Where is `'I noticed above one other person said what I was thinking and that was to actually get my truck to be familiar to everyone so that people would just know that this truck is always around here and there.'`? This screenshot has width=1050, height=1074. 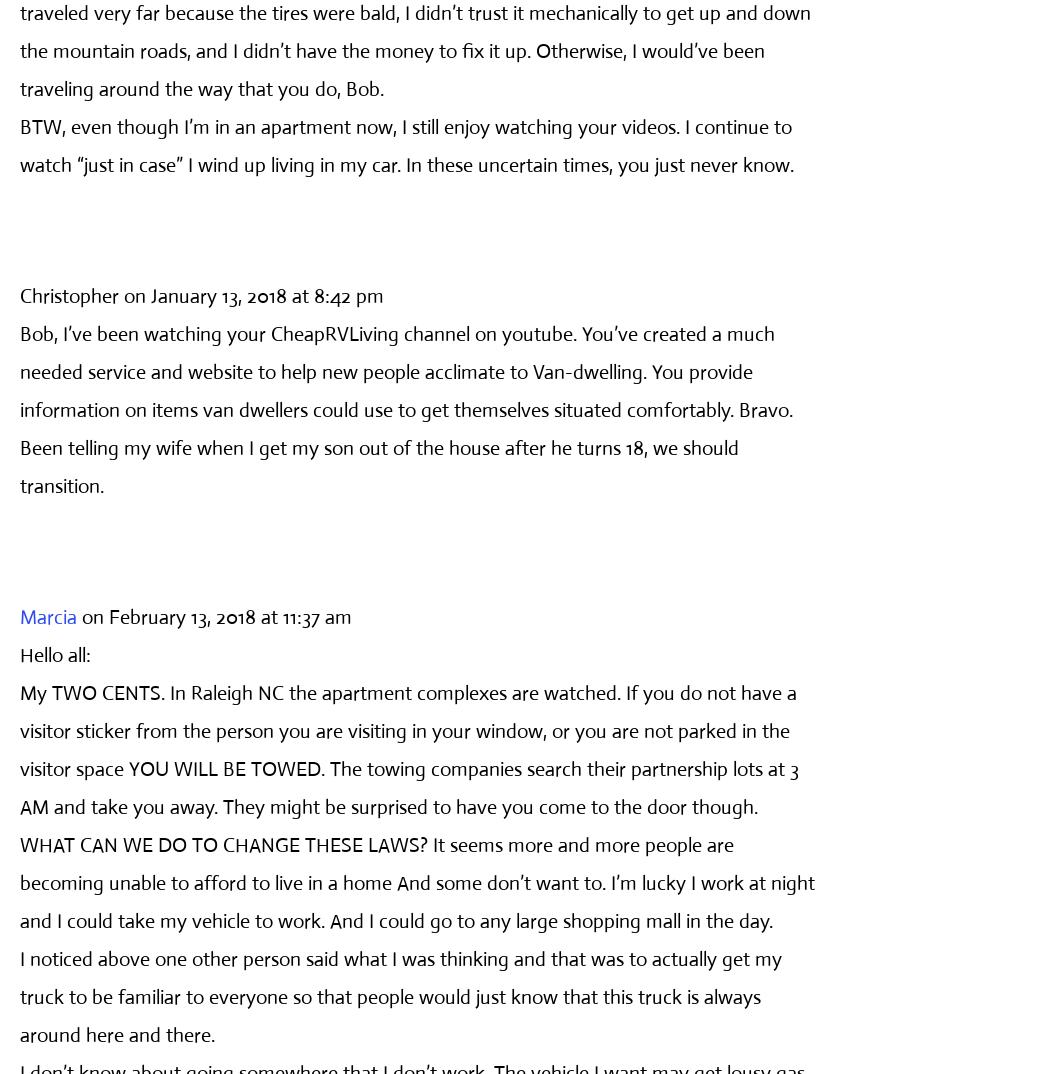 'I noticed above one other person said what I was thinking and that was to actually get my truck to be familiar to everyone so that people would just know that this truck is always around here and there.' is located at coordinates (400, 995).